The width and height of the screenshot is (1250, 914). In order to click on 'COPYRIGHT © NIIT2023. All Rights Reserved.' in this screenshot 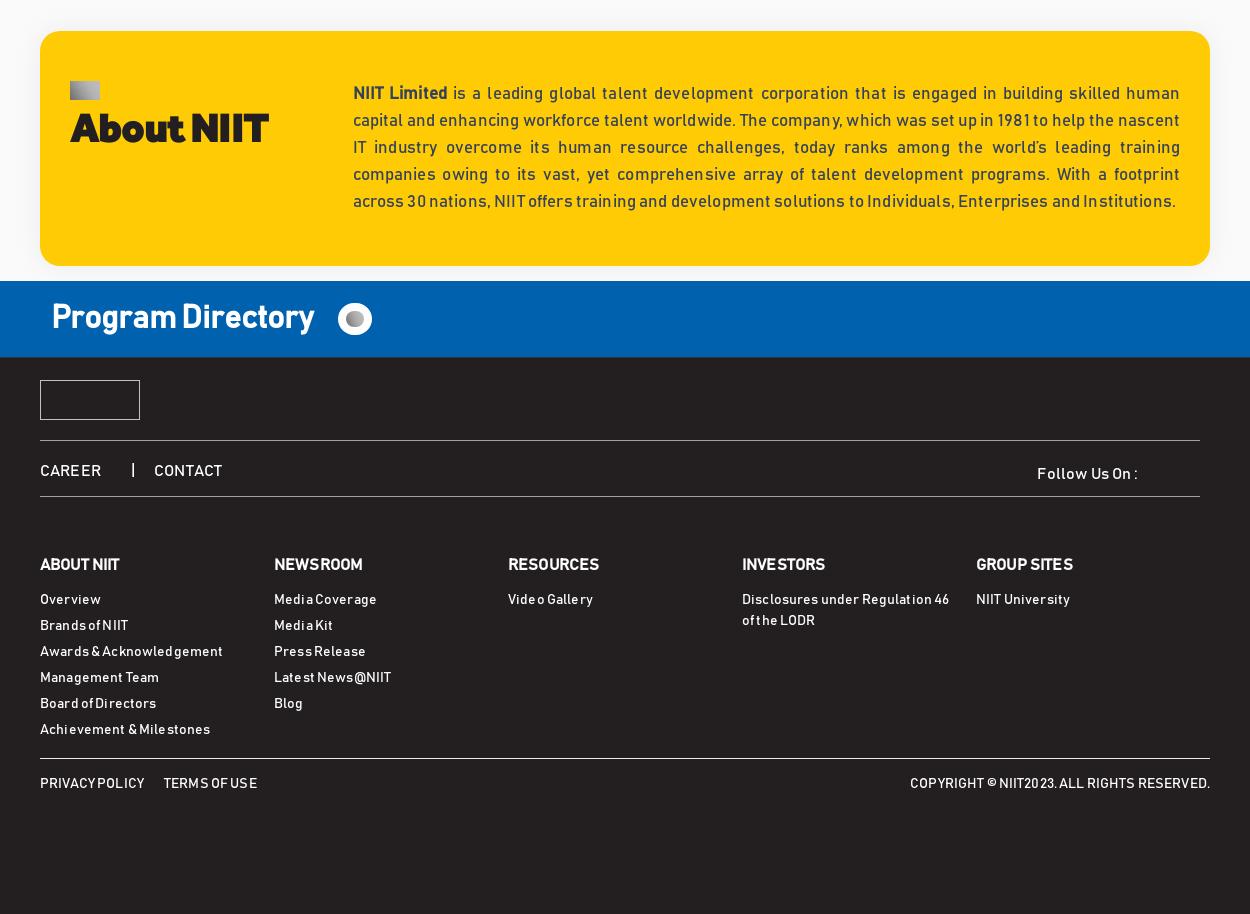, I will do `click(1060, 782)`.